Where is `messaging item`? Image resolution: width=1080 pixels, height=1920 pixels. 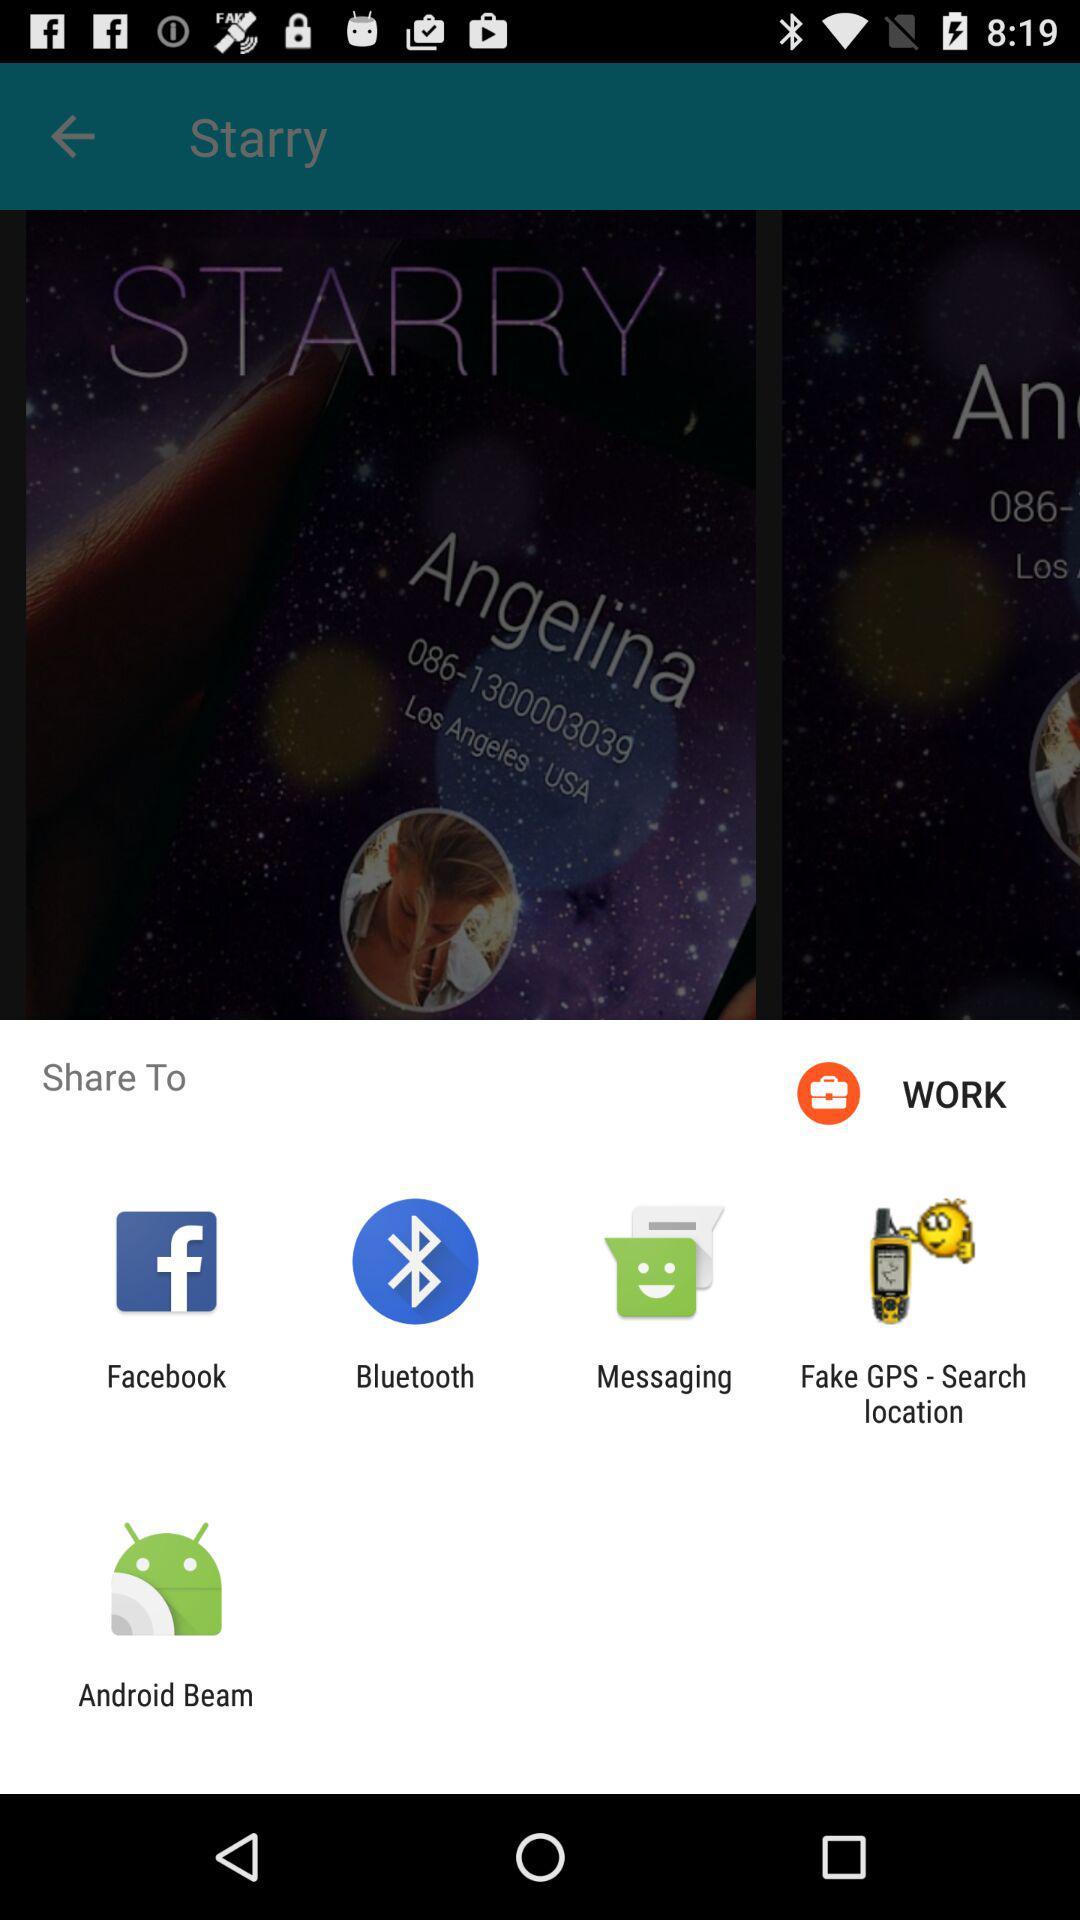 messaging item is located at coordinates (664, 1392).